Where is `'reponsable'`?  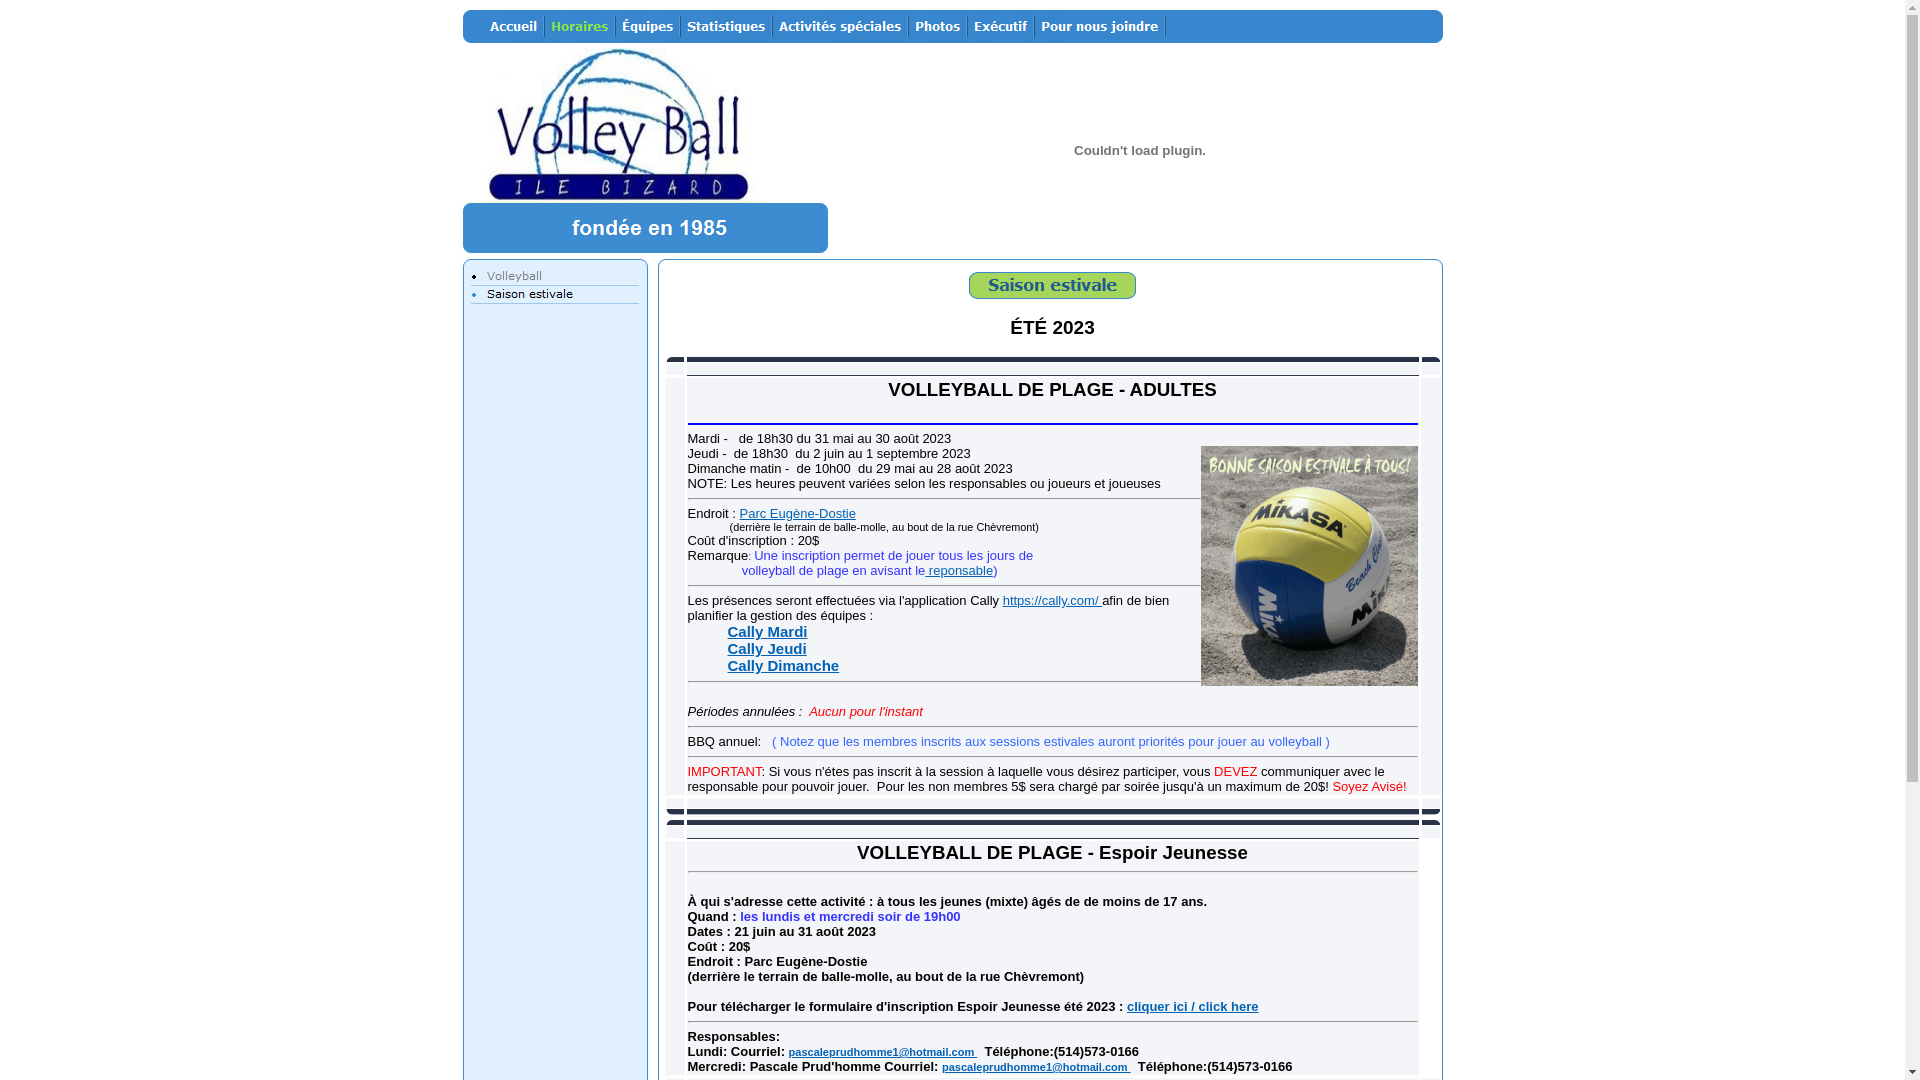 'reponsable' is located at coordinates (958, 570).